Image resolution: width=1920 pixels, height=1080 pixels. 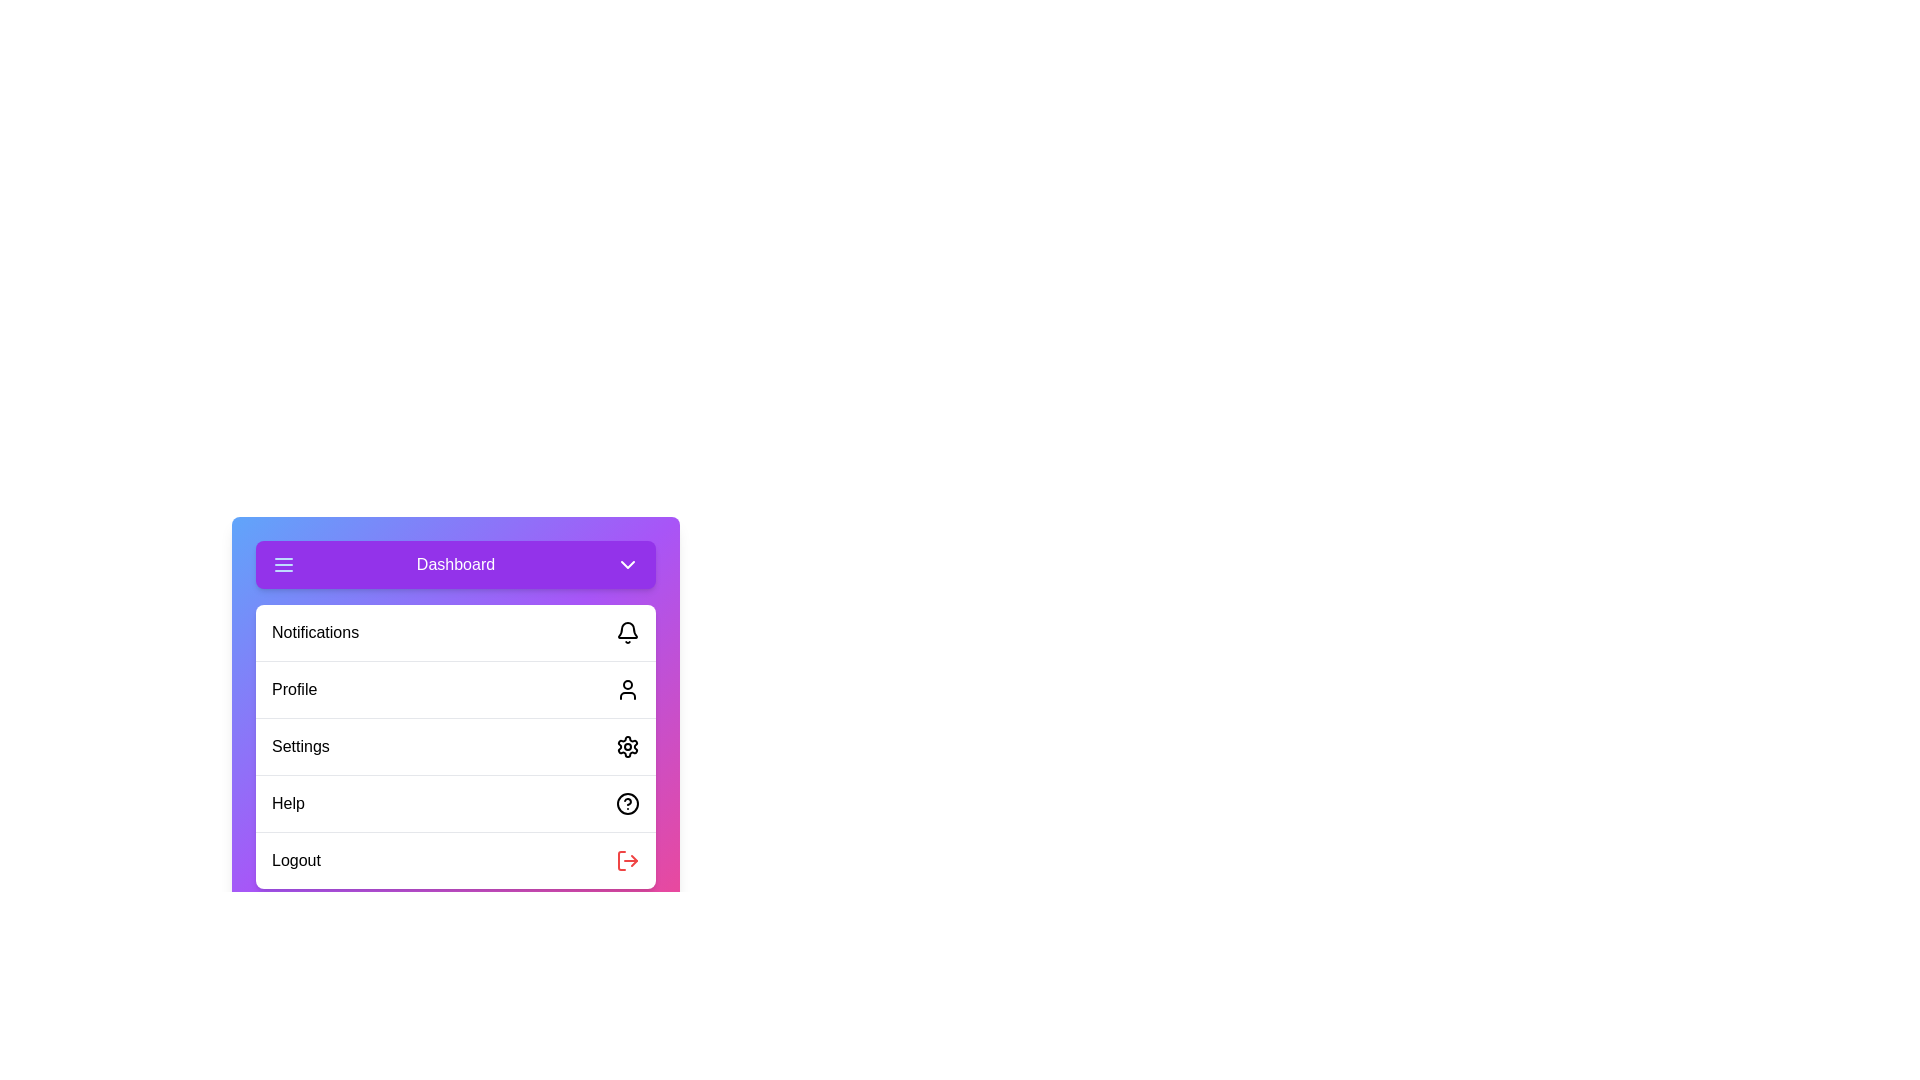 I want to click on the menu item labeled Logout to view its hover effect, so click(x=455, y=859).